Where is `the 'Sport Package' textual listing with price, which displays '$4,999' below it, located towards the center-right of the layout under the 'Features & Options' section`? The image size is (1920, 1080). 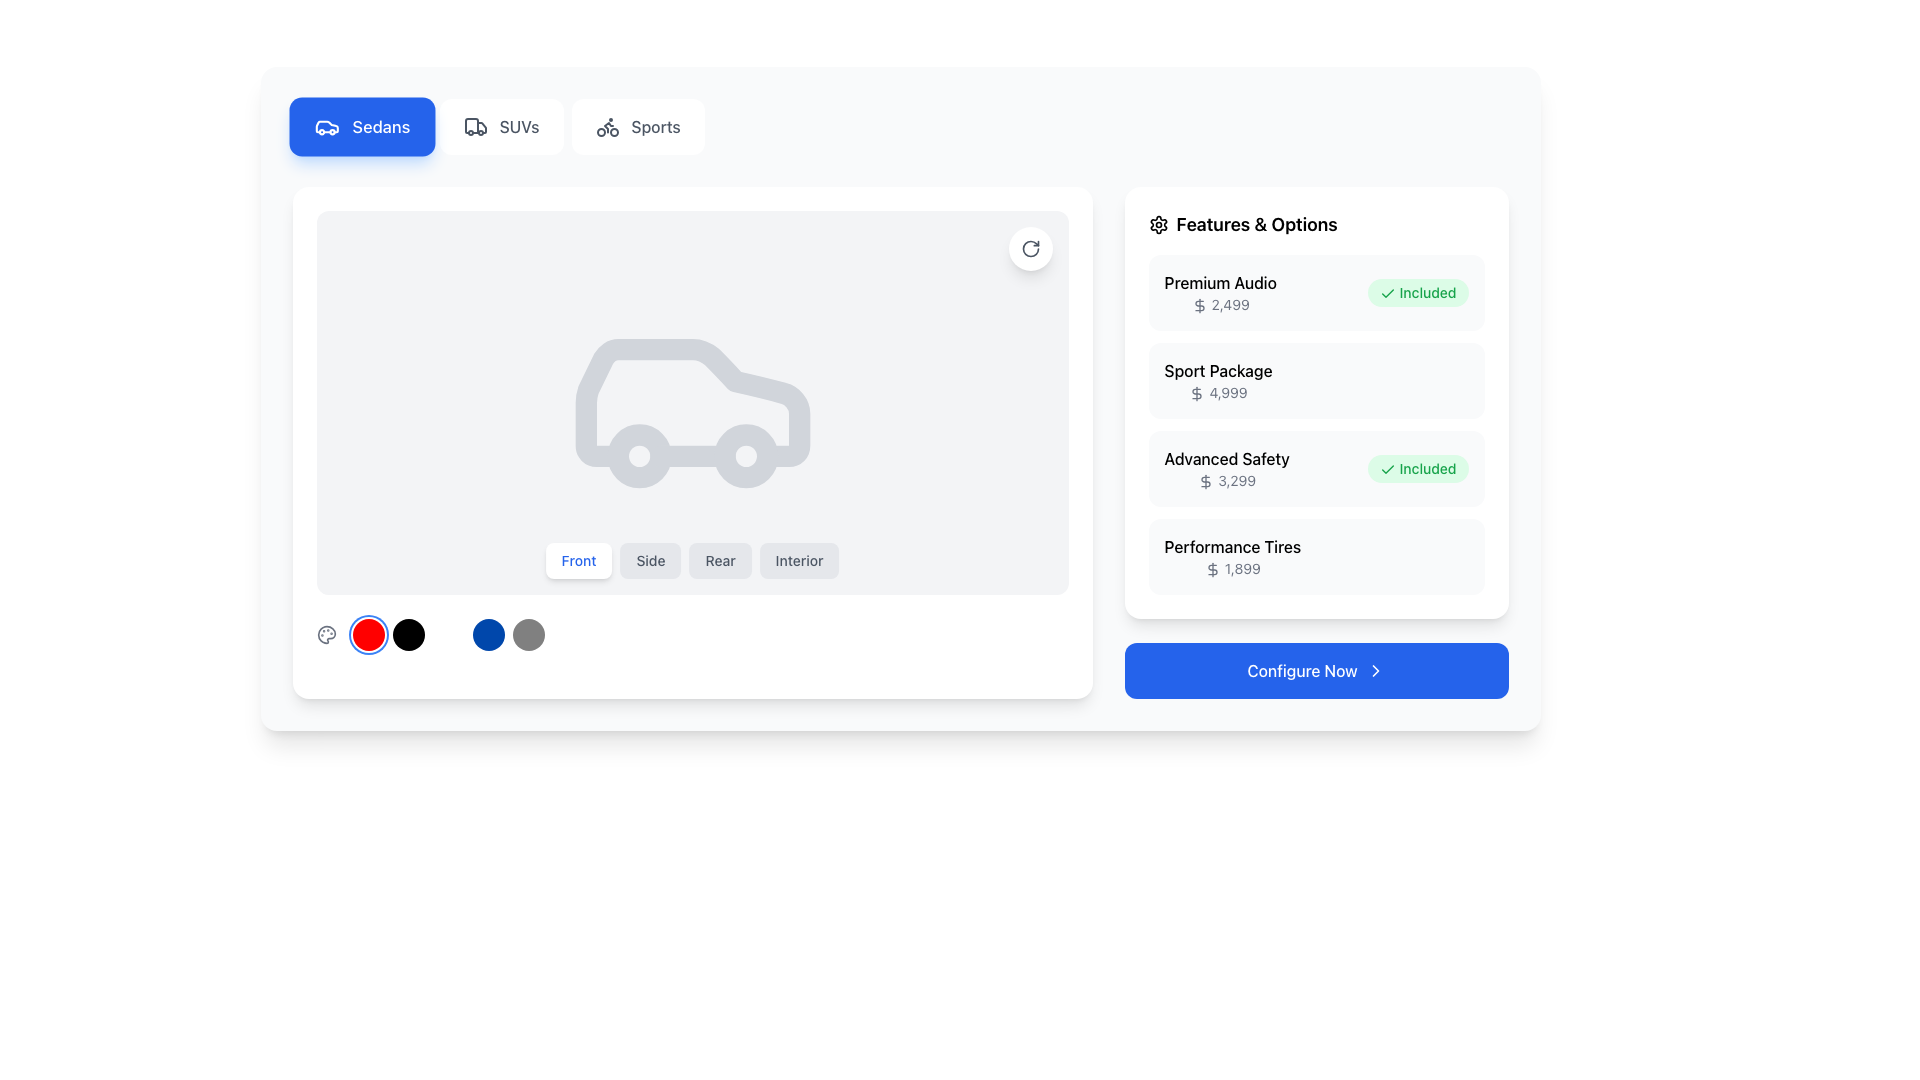
the 'Sport Package' textual listing with price, which displays '$4,999' below it, located towards the center-right of the layout under the 'Features & Options' section is located at coordinates (1217, 381).